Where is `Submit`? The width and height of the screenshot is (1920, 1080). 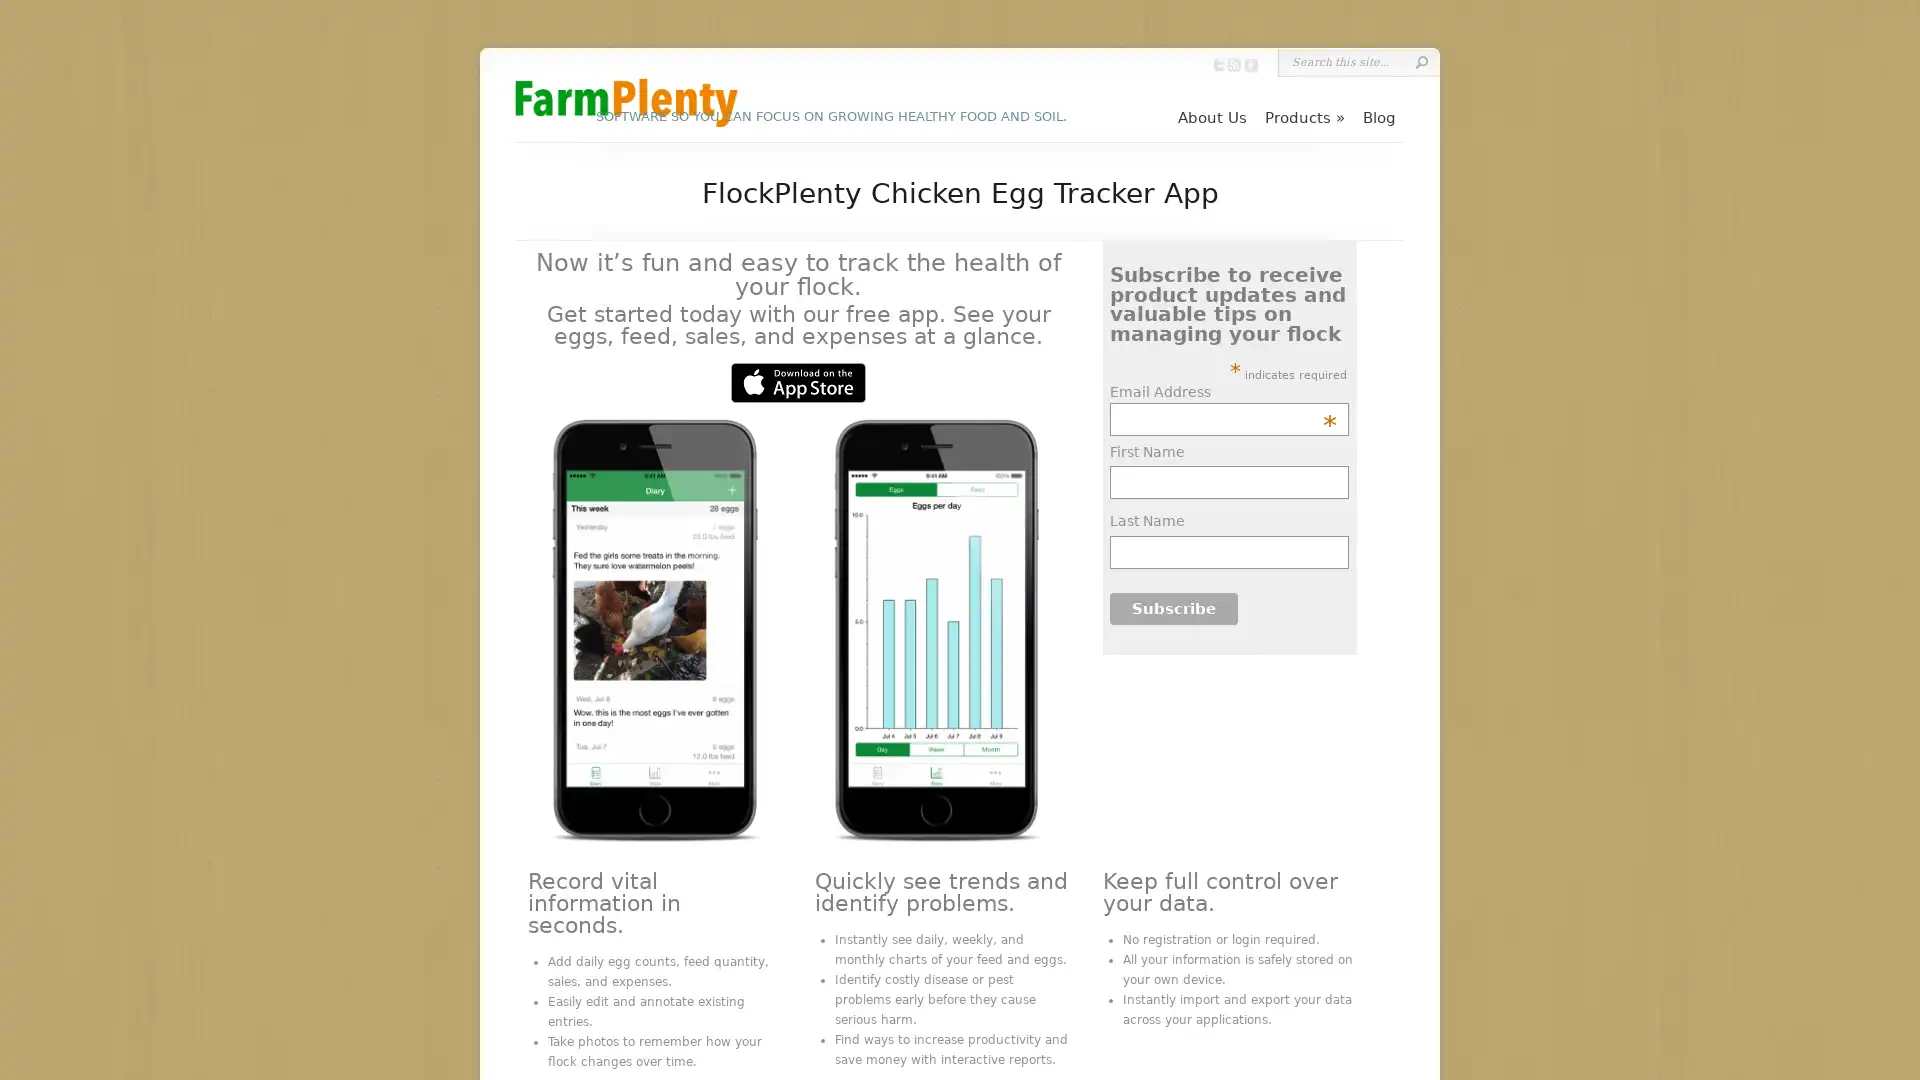
Submit is located at coordinates (1420, 61).